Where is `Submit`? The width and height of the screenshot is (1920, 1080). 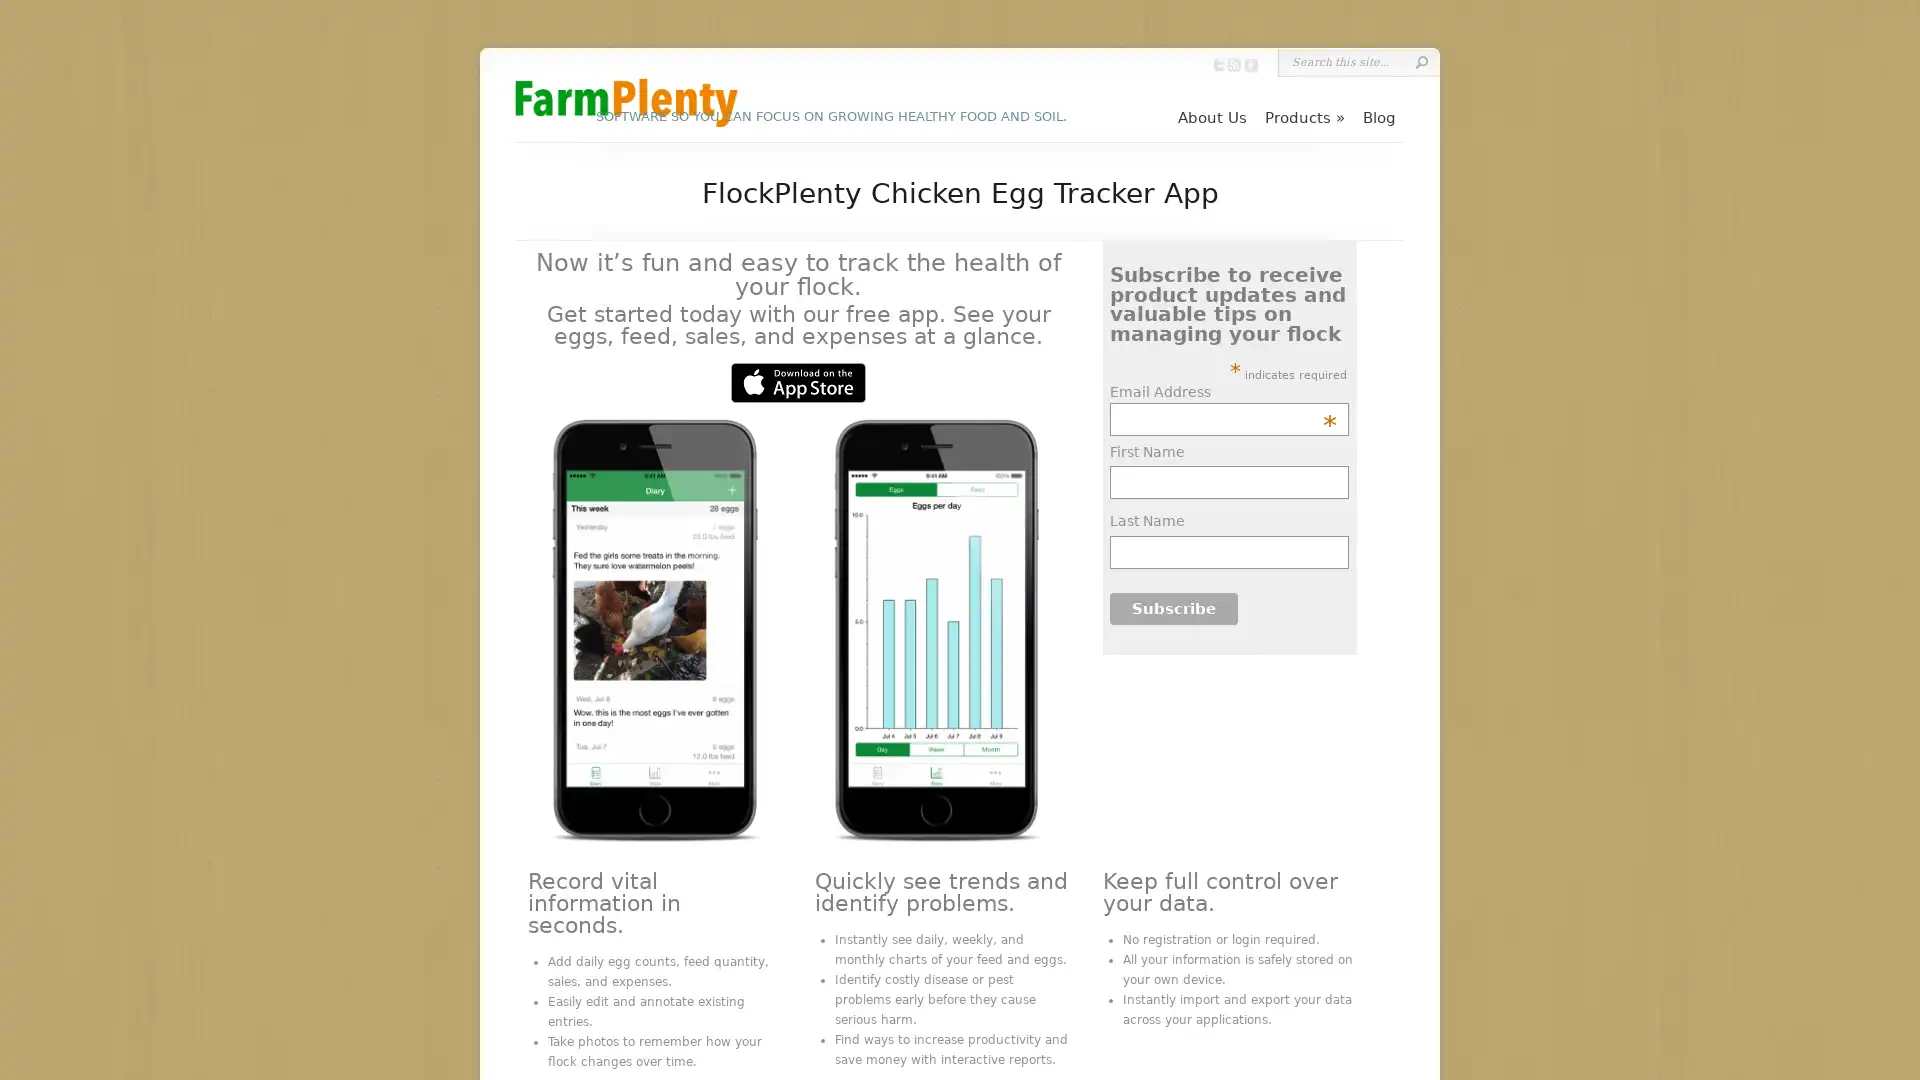
Submit is located at coordinates (1420, 61).